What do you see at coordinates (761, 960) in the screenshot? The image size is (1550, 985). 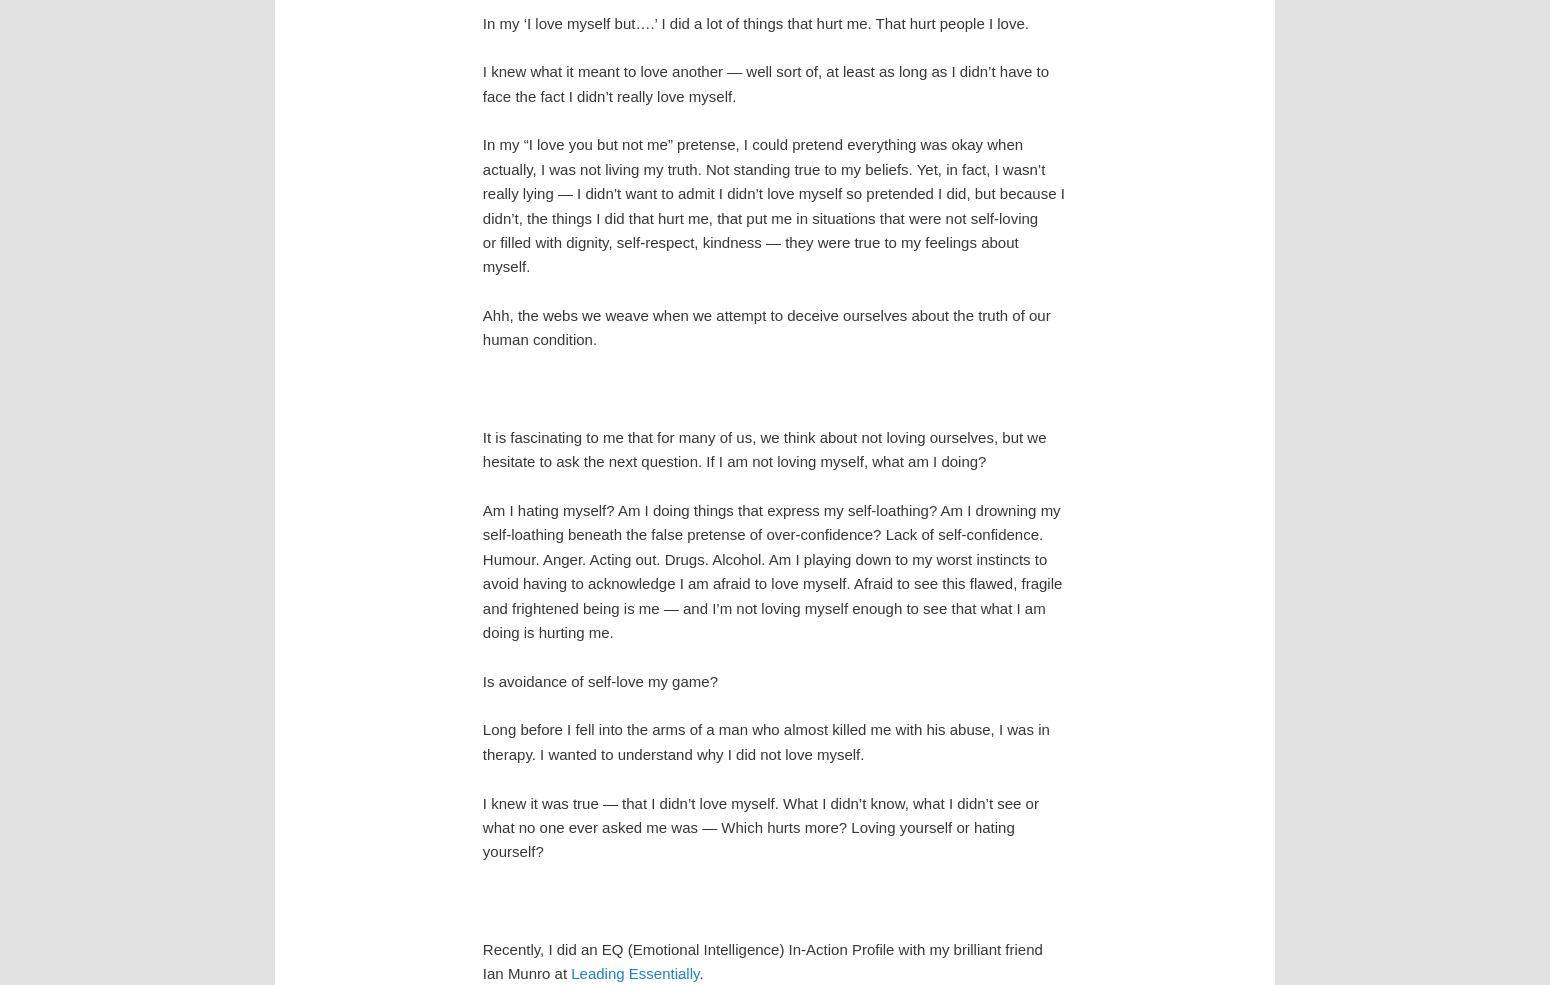 I see `'Recently, I did an EQ (Emotional Intelligence) In-Action Profile with my brilliant friend Ian Munro at'` at bounding box center [761, 960].